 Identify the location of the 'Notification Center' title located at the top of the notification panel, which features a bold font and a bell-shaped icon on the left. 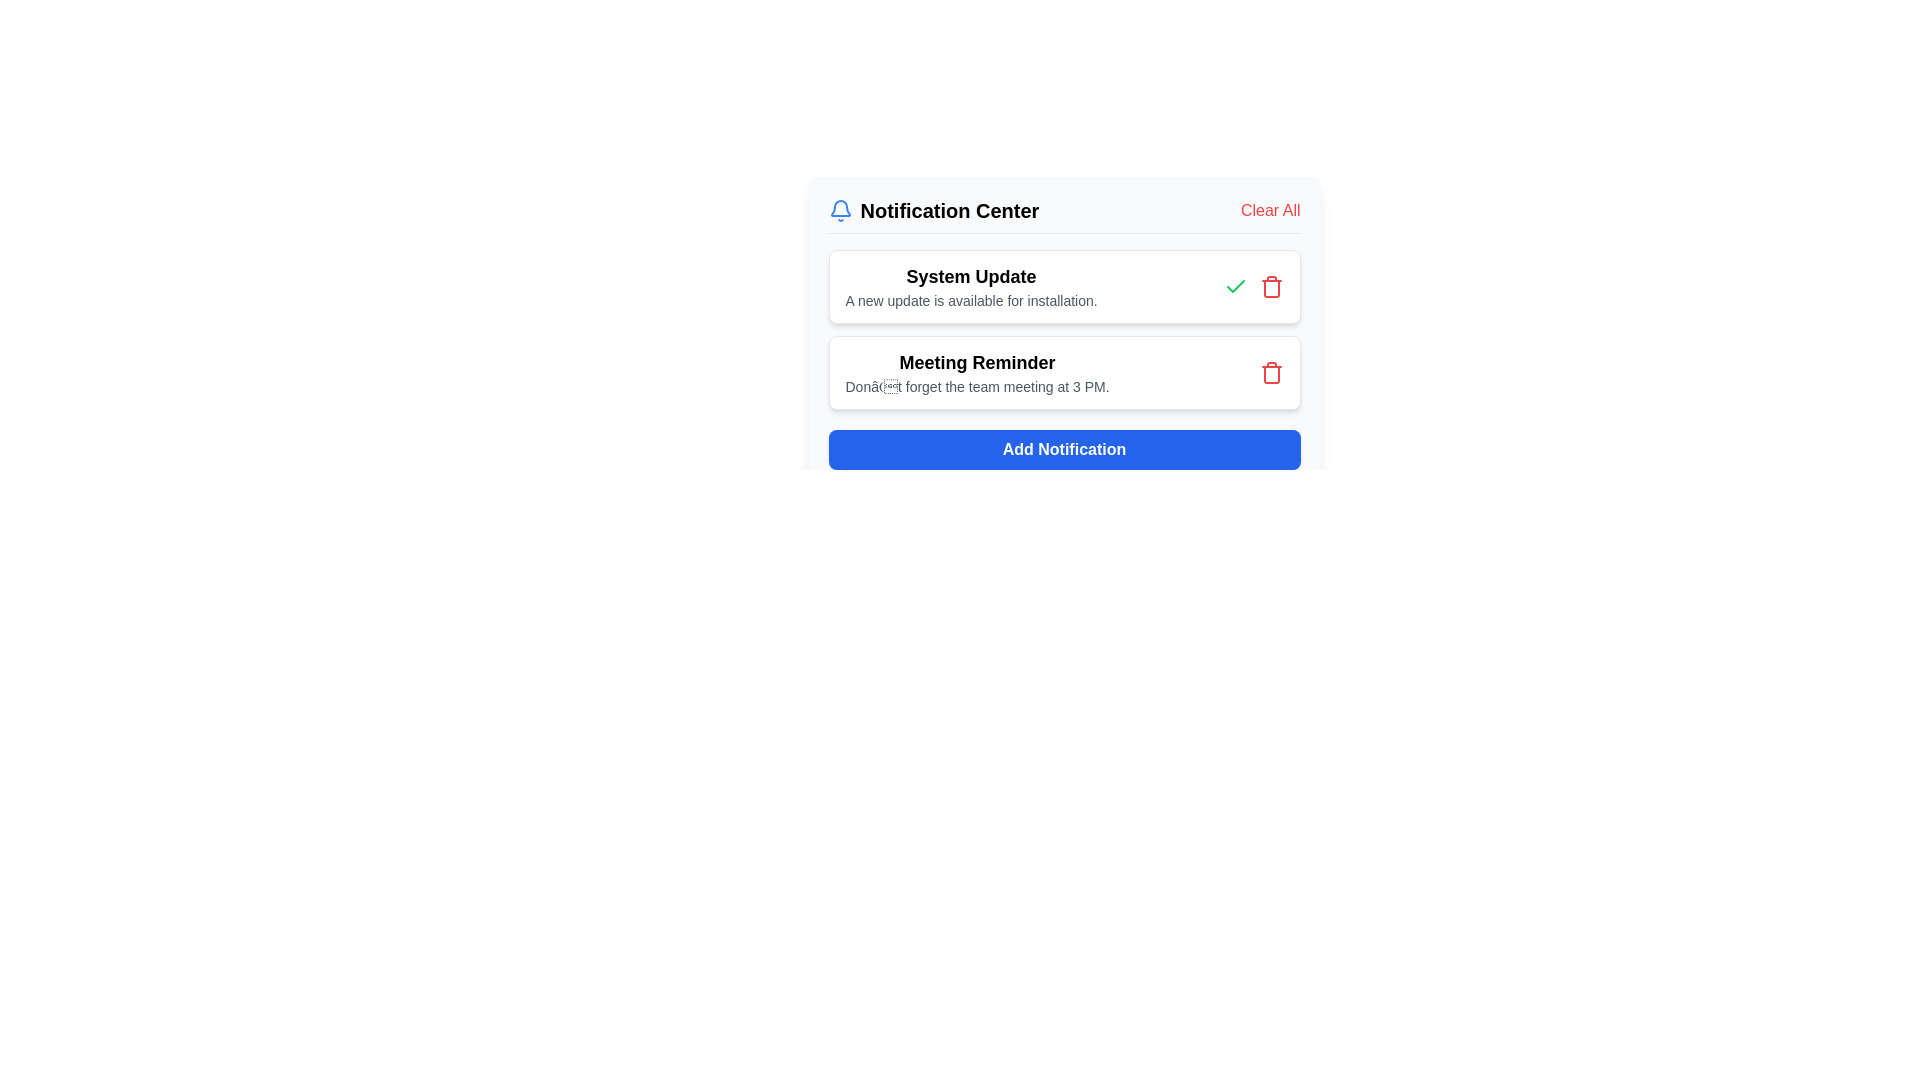
(1063, 215).